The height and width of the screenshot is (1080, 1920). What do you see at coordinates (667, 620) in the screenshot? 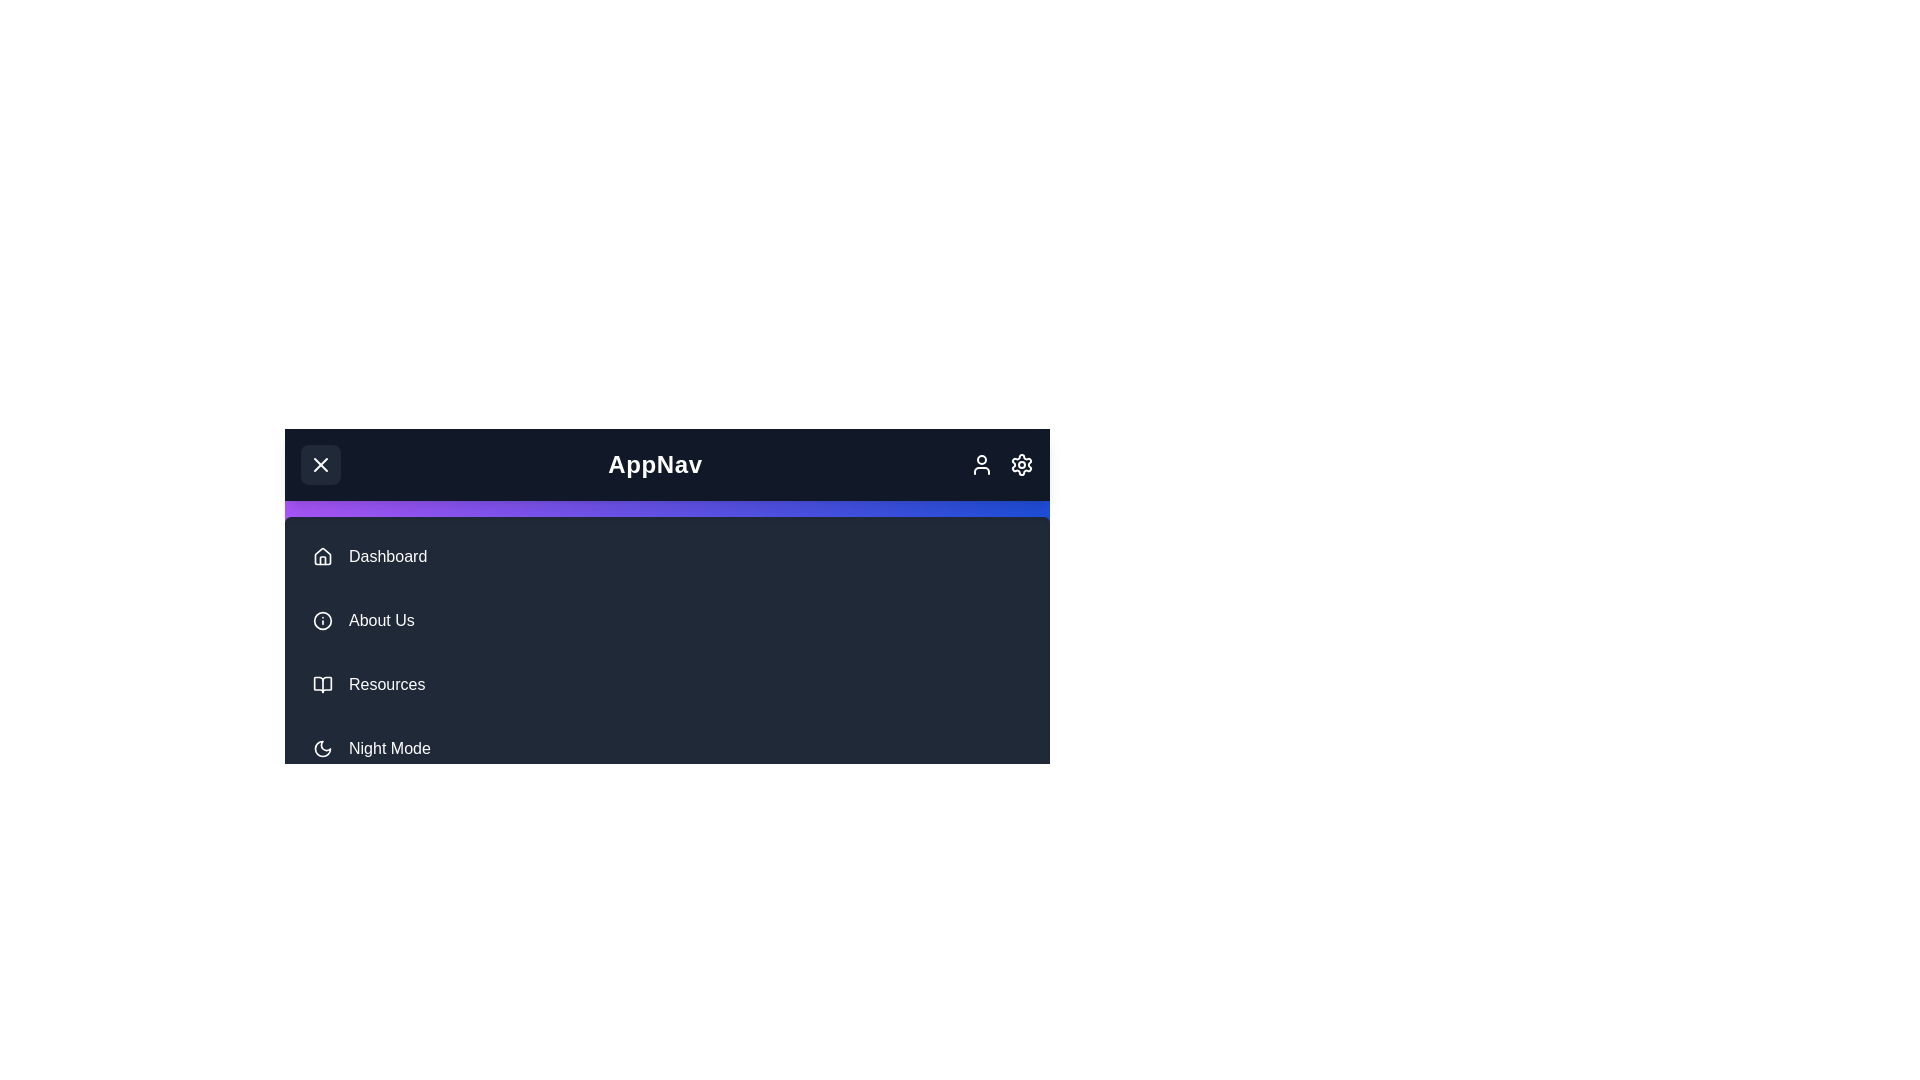
I see `the navigation item About Us to navigate to the corresponding section` at bounding box center [667, 620].